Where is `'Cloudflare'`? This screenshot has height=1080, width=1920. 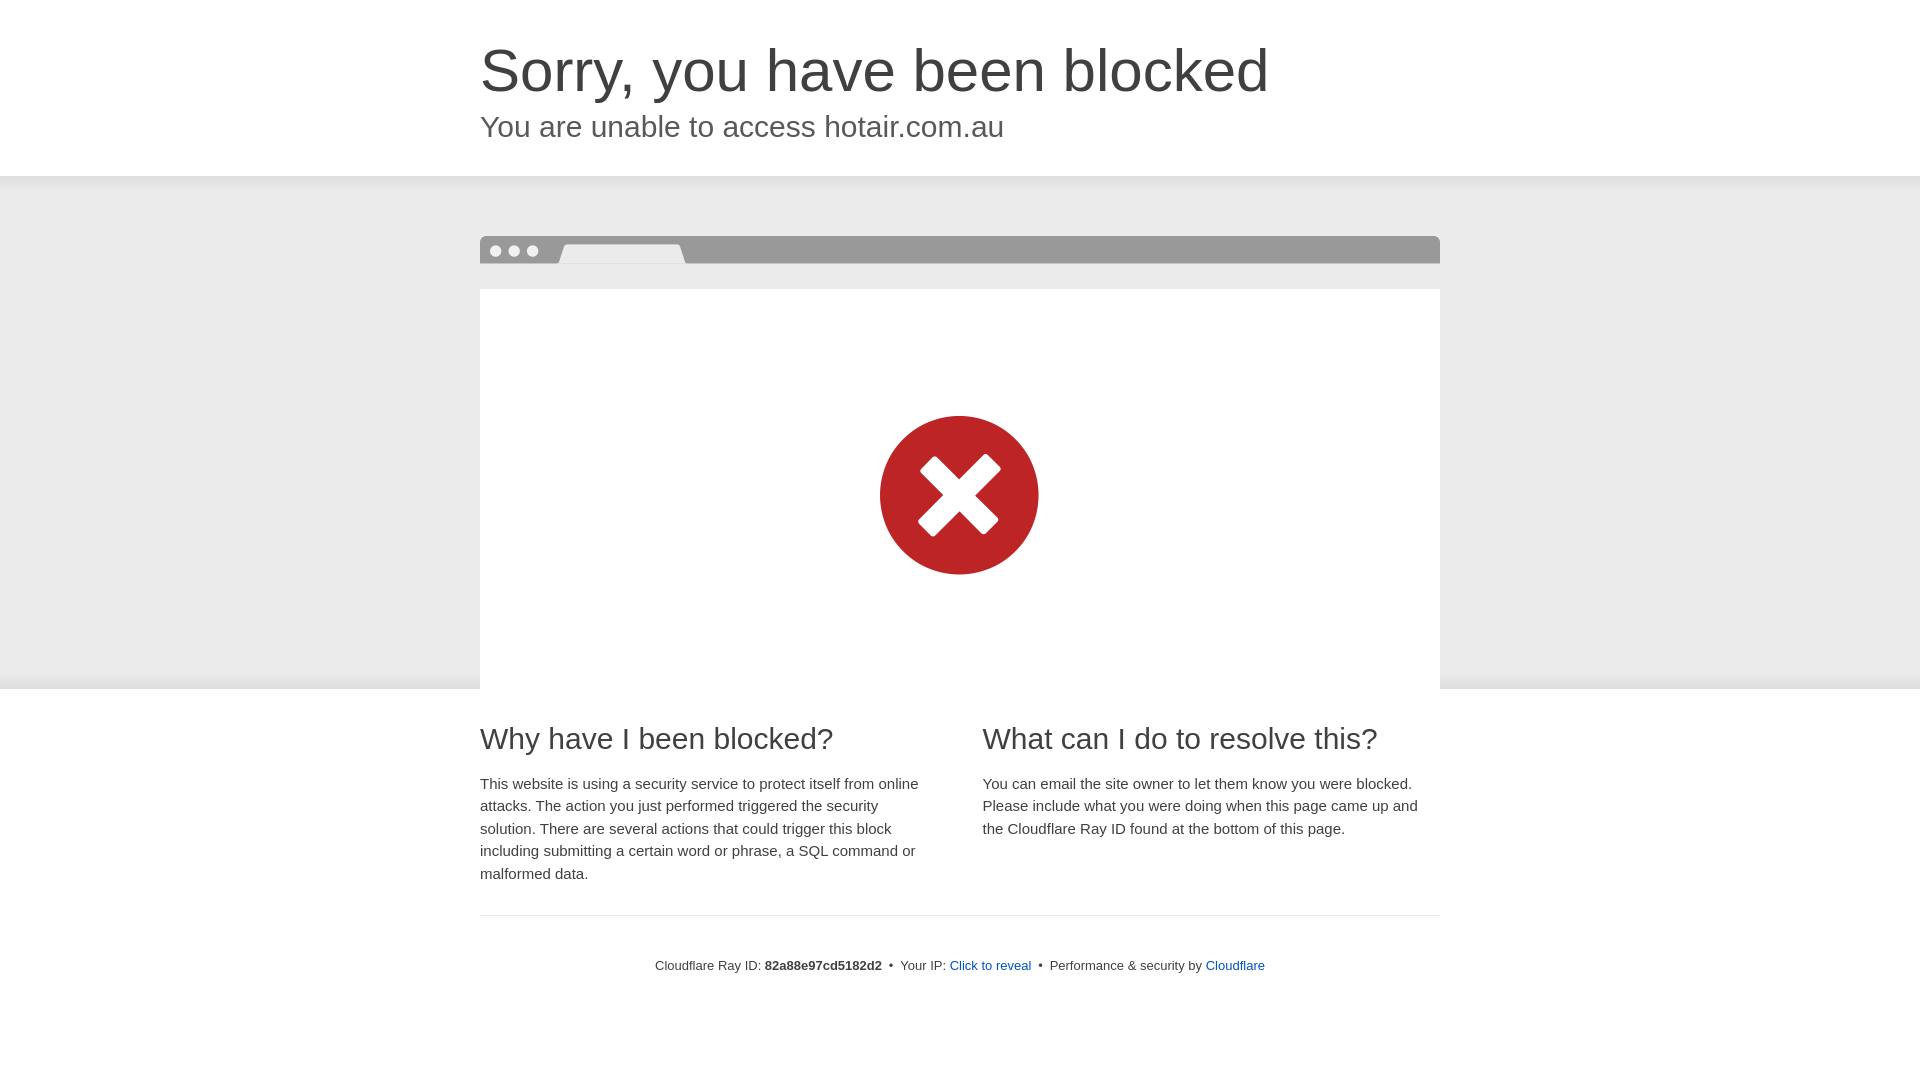
'Cloudflare' is located at coordinates (1234, 964).